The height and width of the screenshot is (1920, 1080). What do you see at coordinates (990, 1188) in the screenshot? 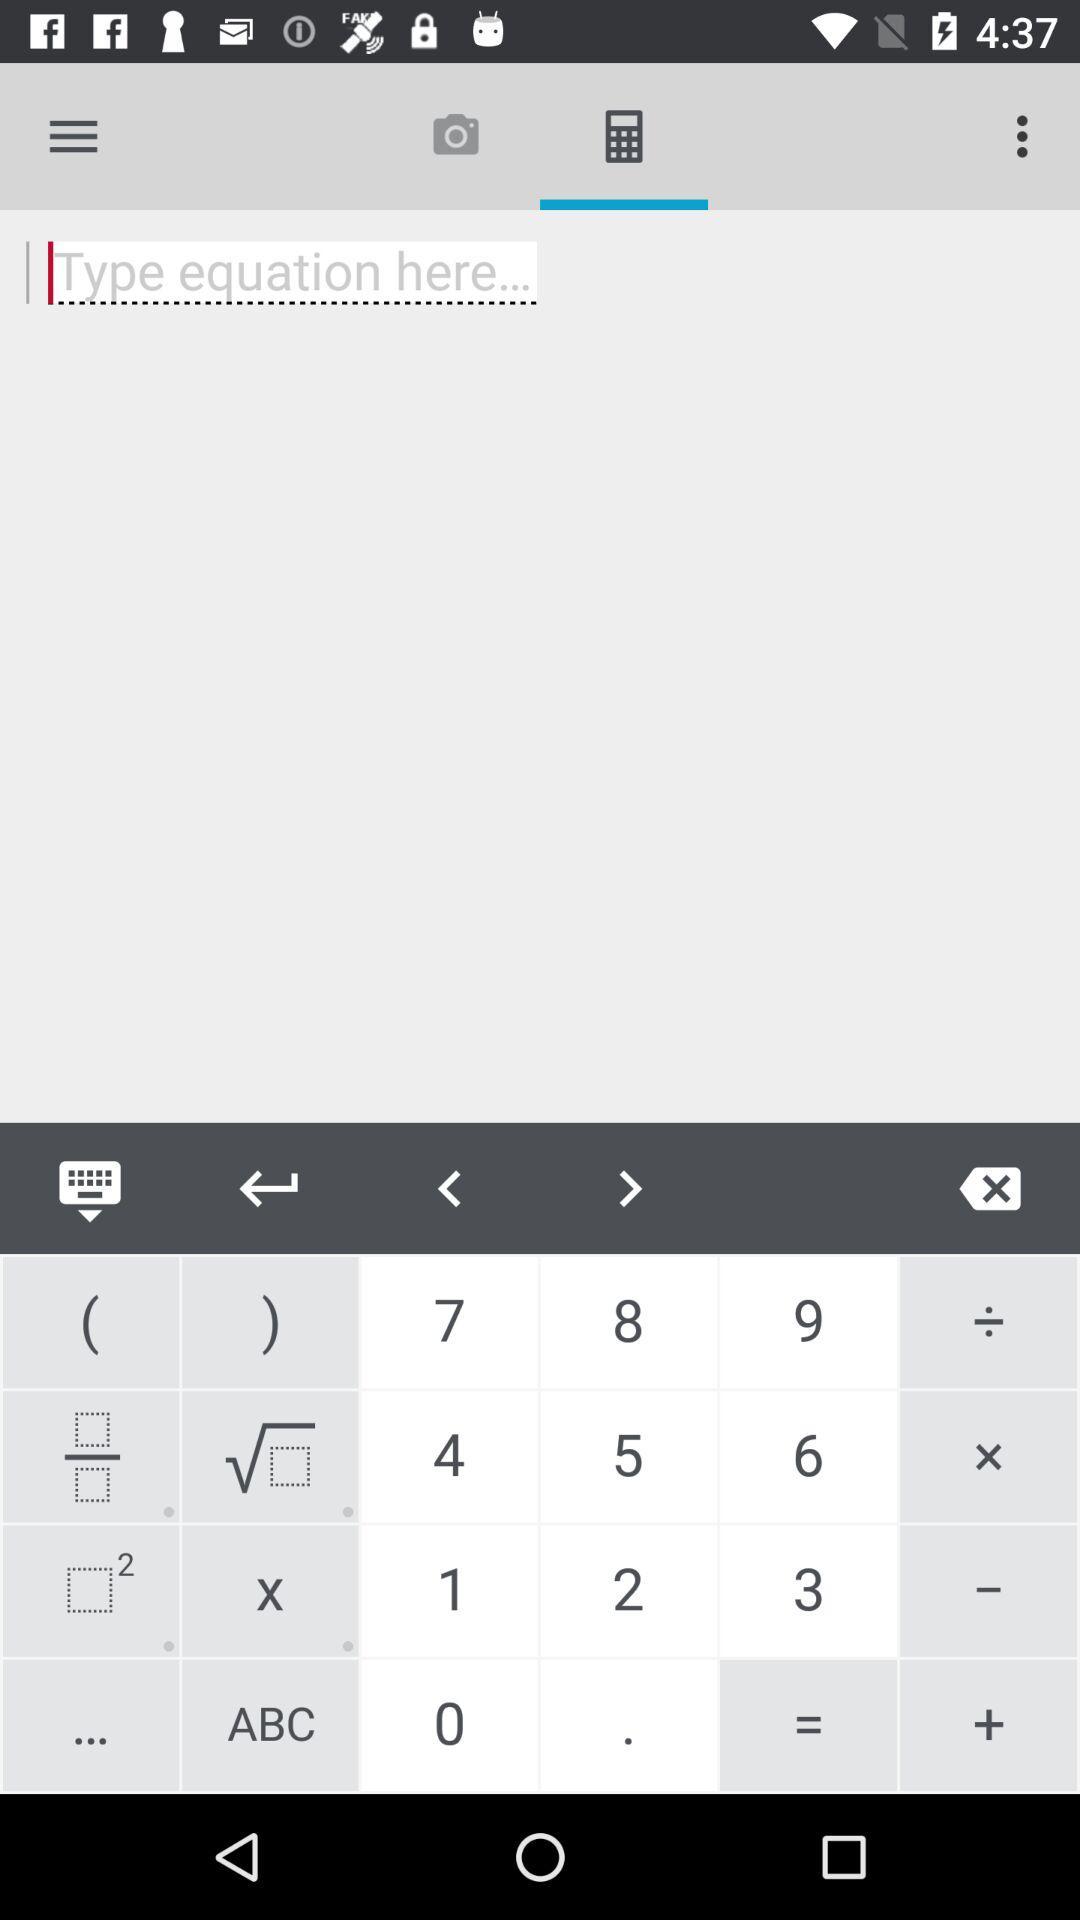
I see `the close icon` at bounding box center [990, 1188].